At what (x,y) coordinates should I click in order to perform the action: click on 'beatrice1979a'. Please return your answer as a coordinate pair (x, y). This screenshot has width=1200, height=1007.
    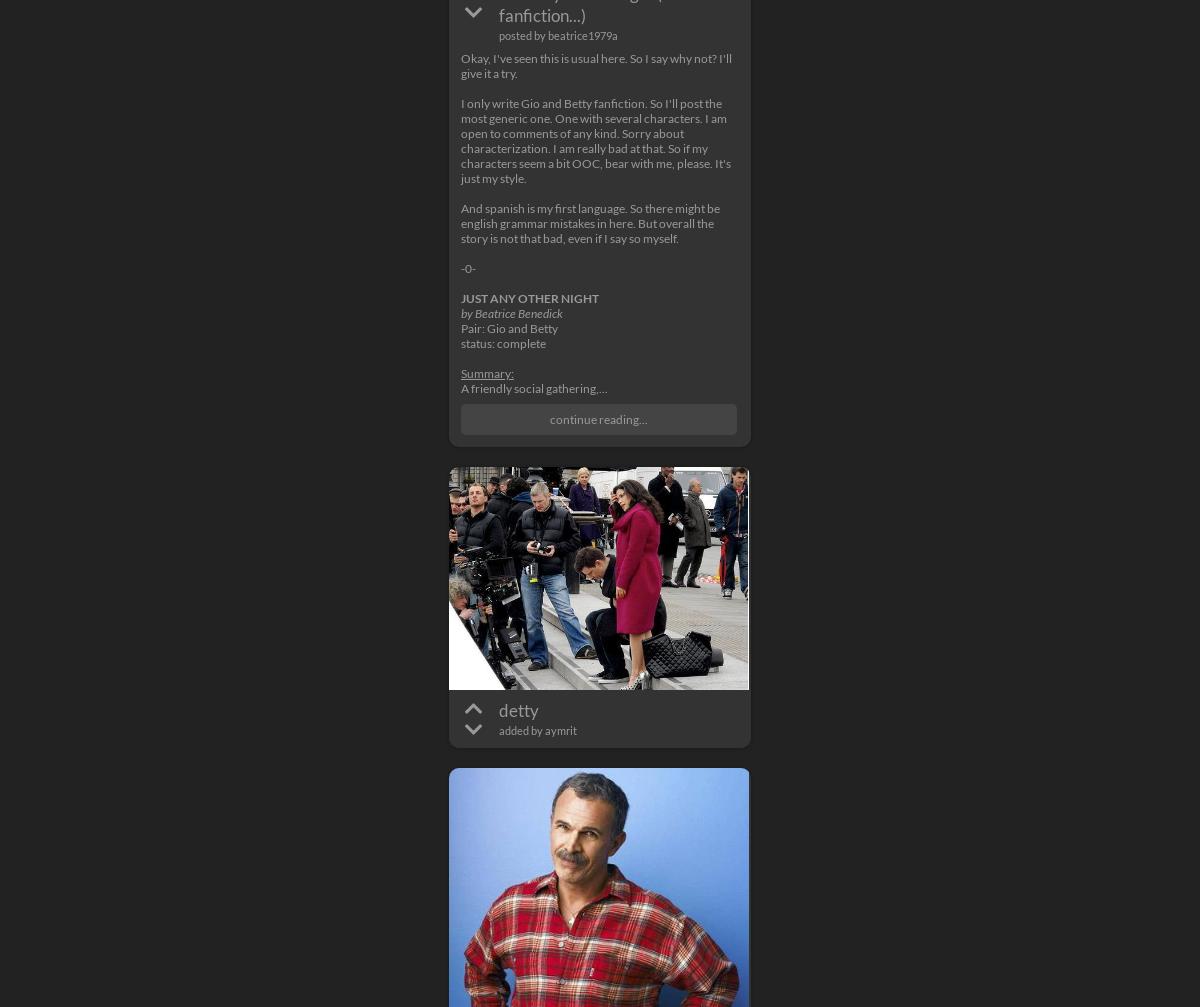
    Looking at the image, I should click on (581, 35).